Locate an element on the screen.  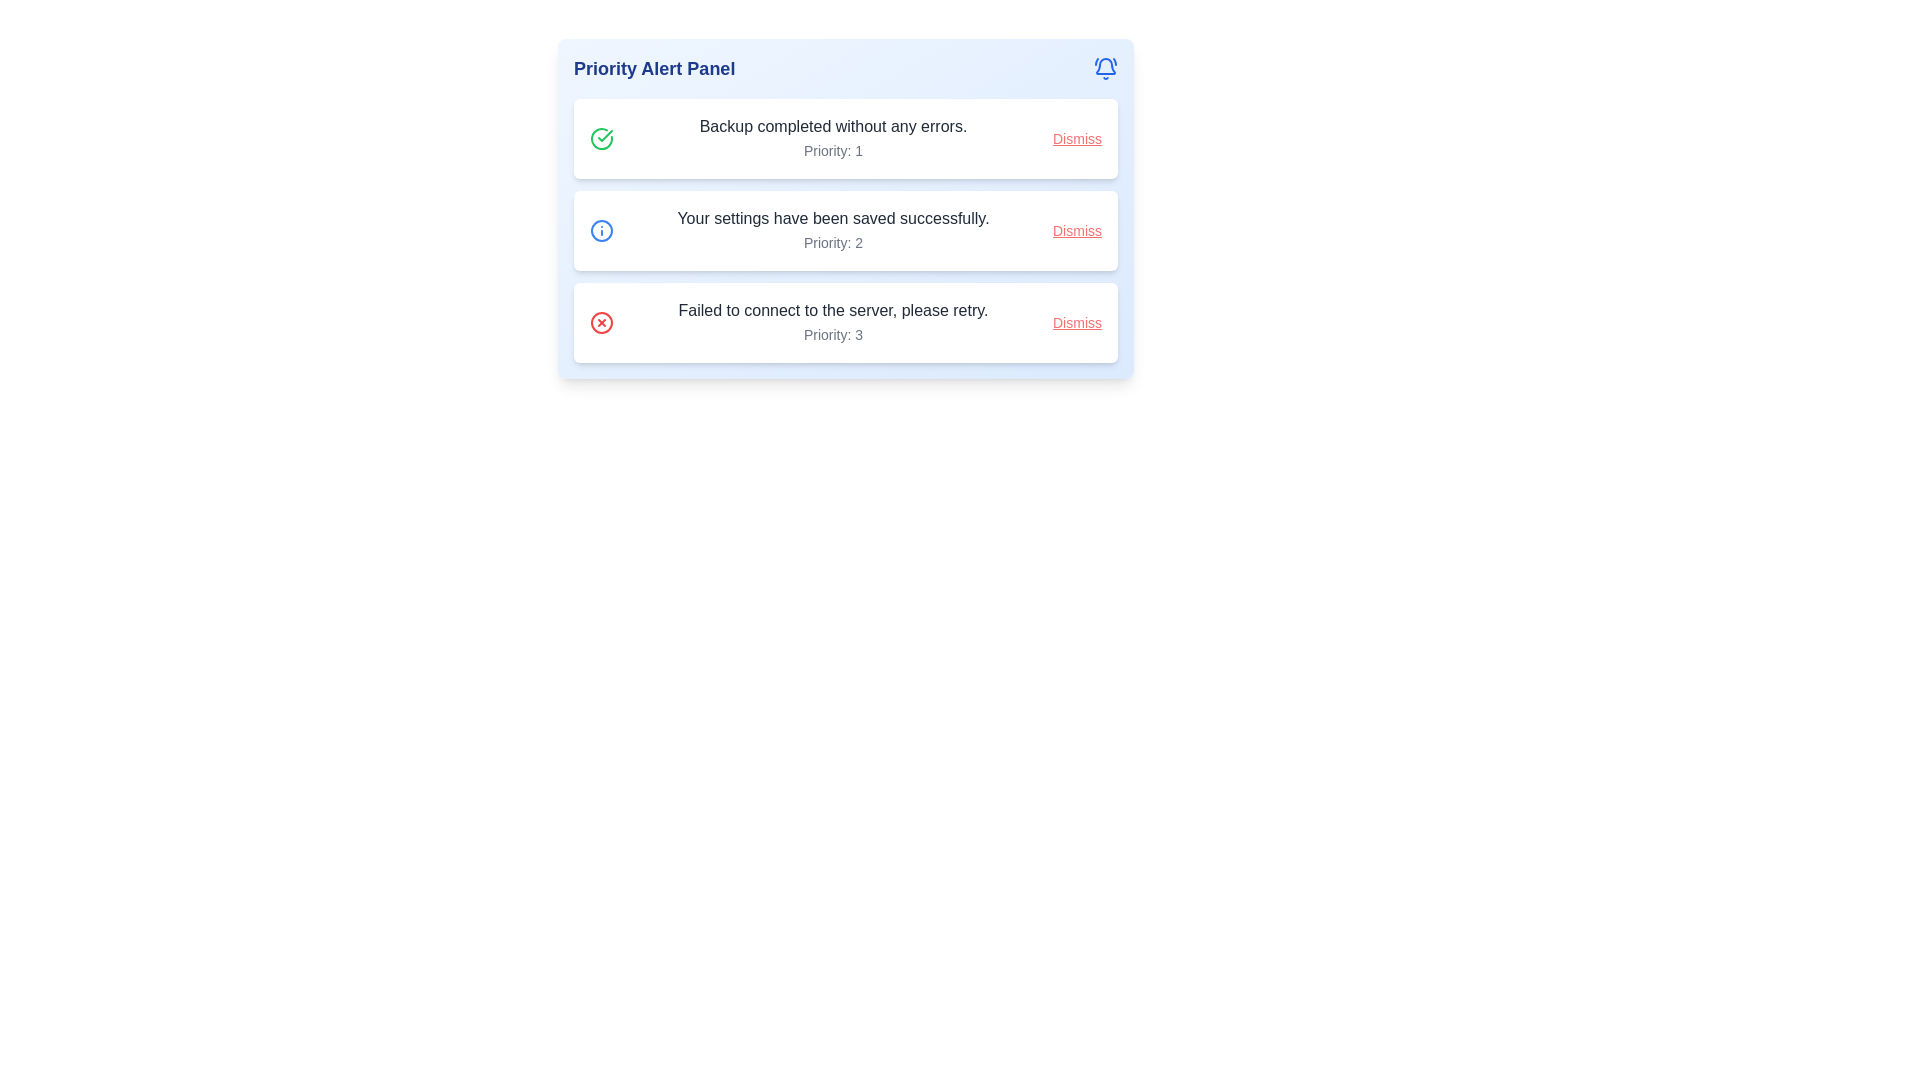
error message displayed on the notification card stating 'Failed to connect to the server, please retry.' This notification card is identified by its red circular icon with a cross and a 'Dismiss' button styled in red at the far right is located at coordinates (845, 322).